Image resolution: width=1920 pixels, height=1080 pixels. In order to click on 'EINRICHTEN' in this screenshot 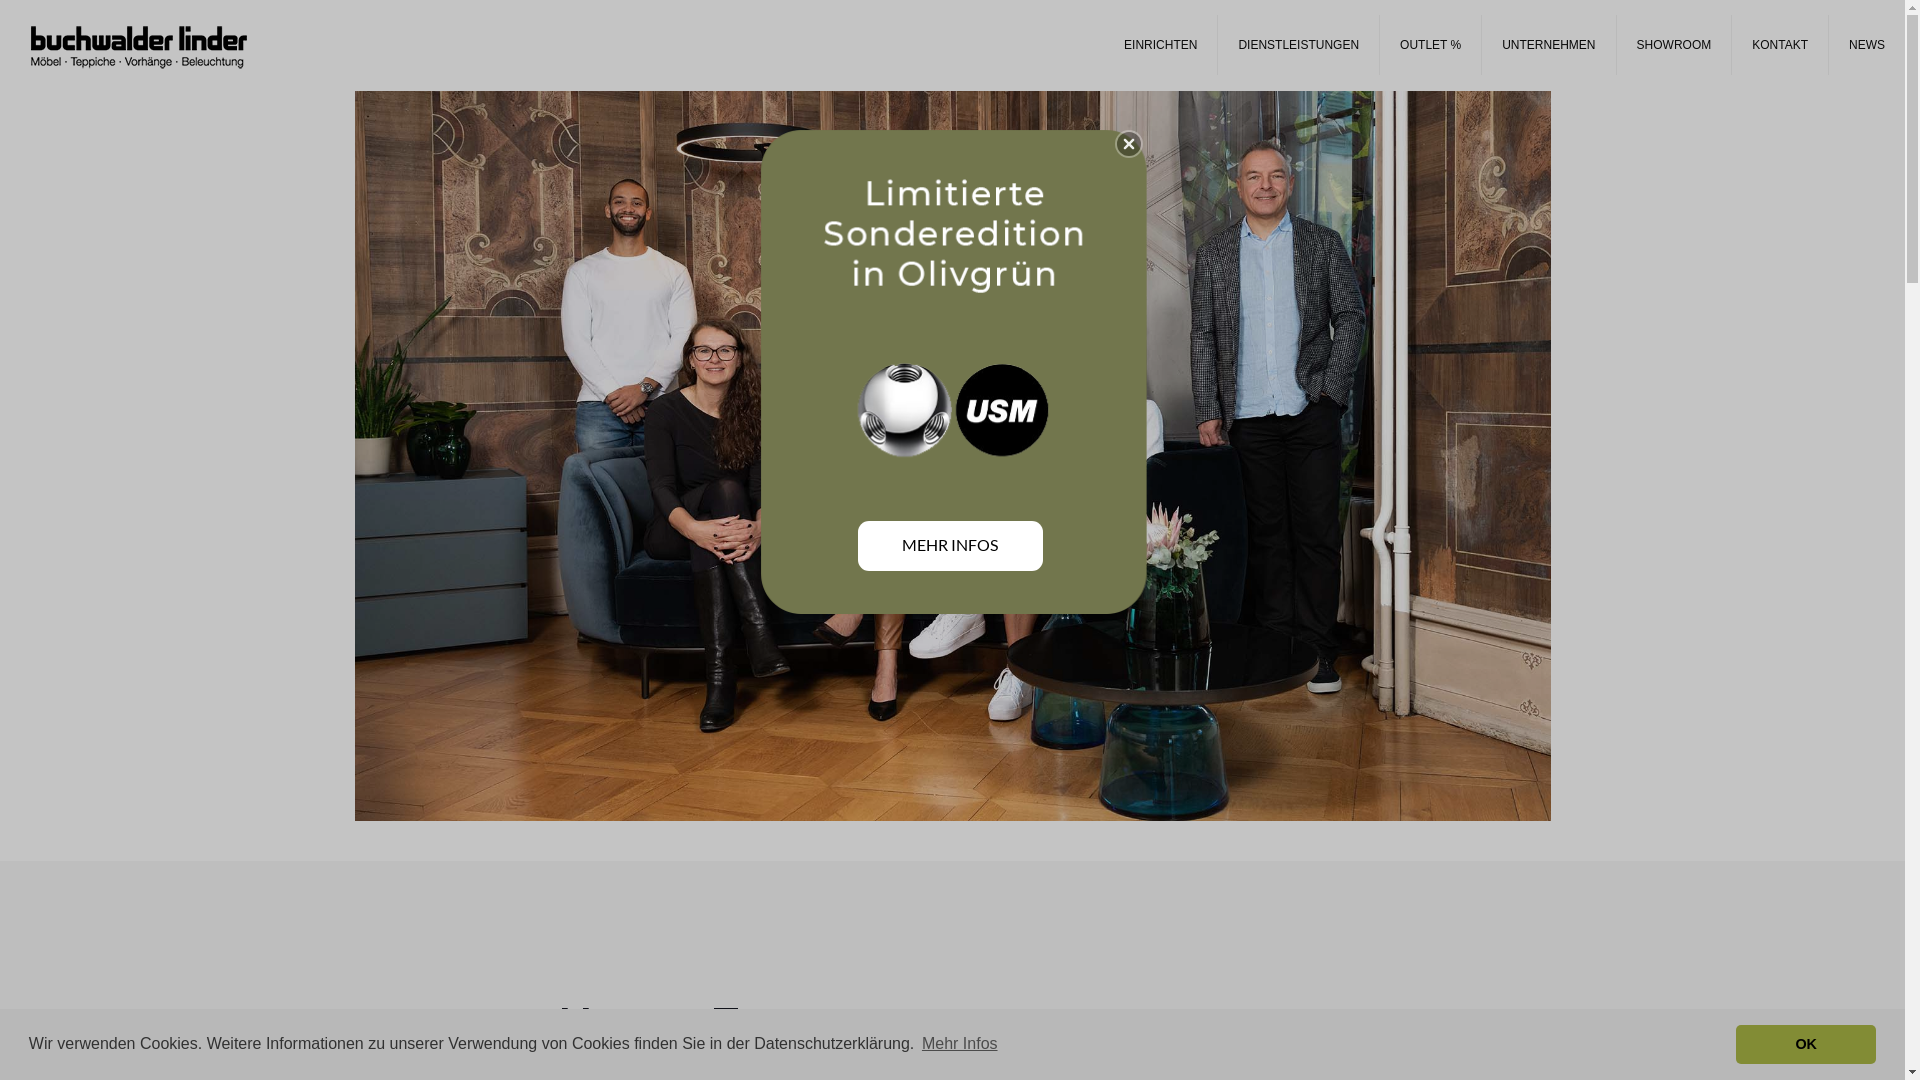, I will do `click(1161, 45)`.